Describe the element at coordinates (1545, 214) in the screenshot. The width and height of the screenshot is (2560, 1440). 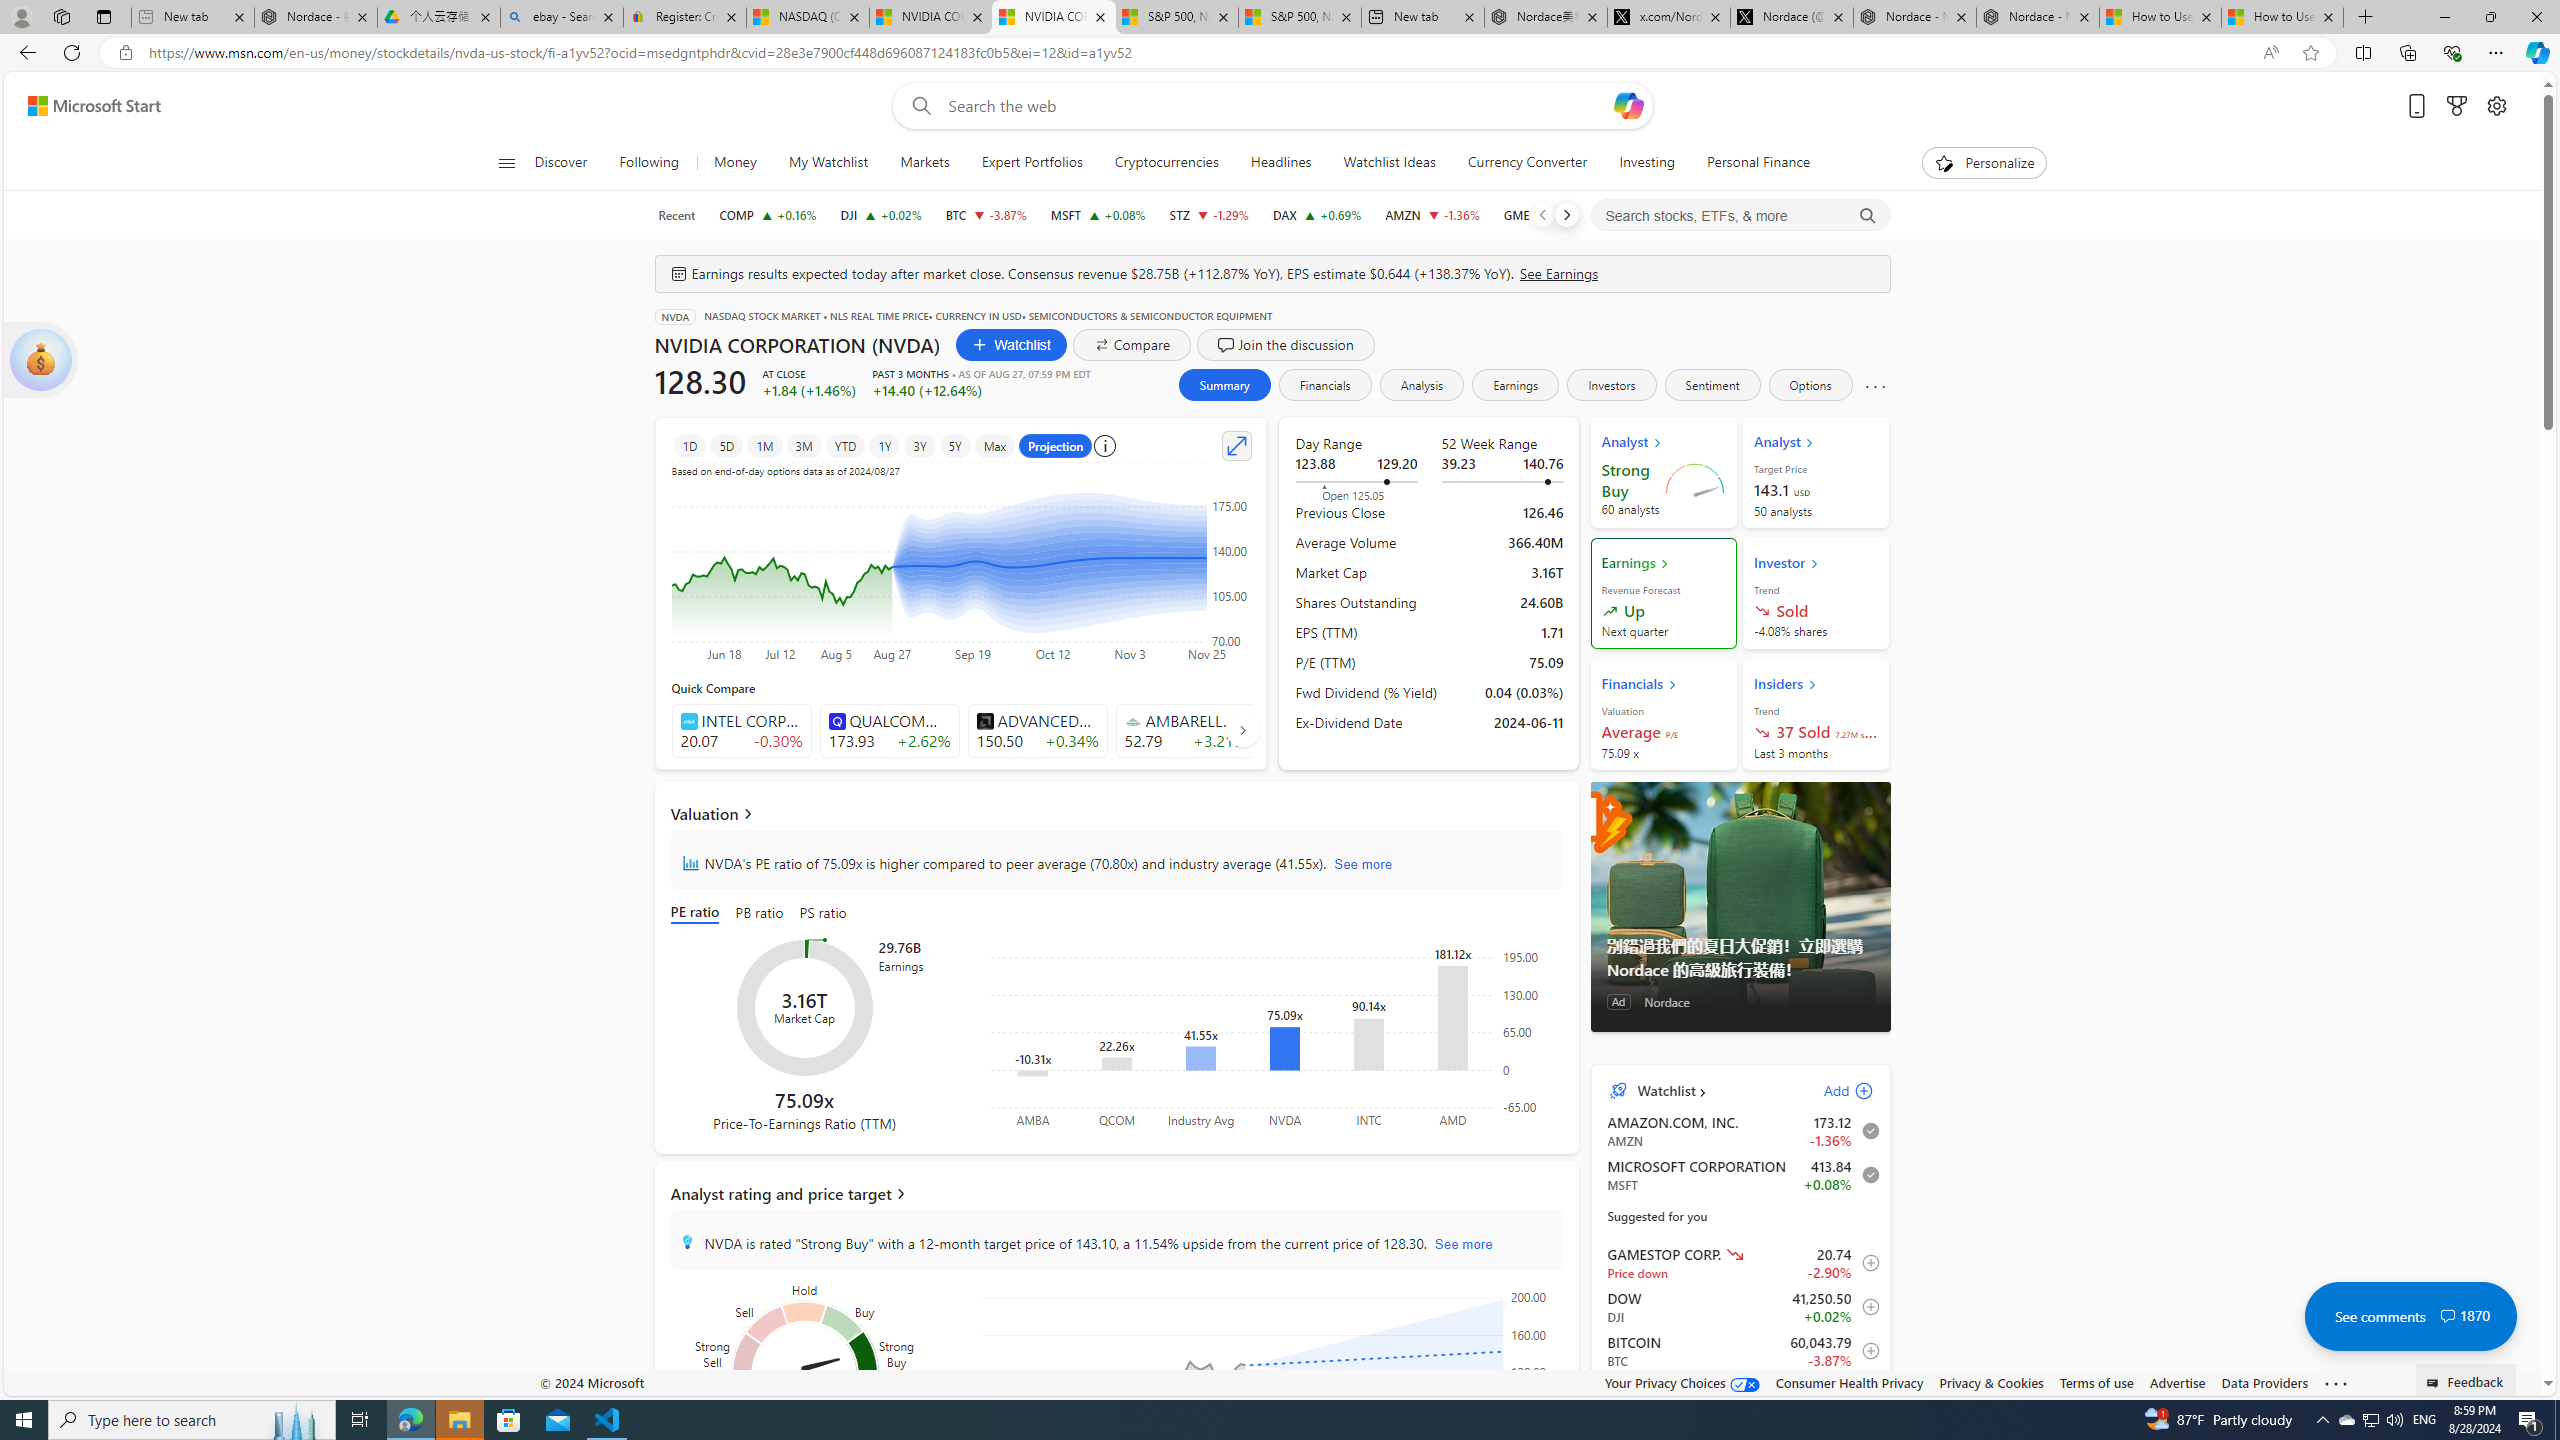
I see `'GME GAMESTOP CORP. decrease 20.74 -0.62 -2.90%'` at that location.